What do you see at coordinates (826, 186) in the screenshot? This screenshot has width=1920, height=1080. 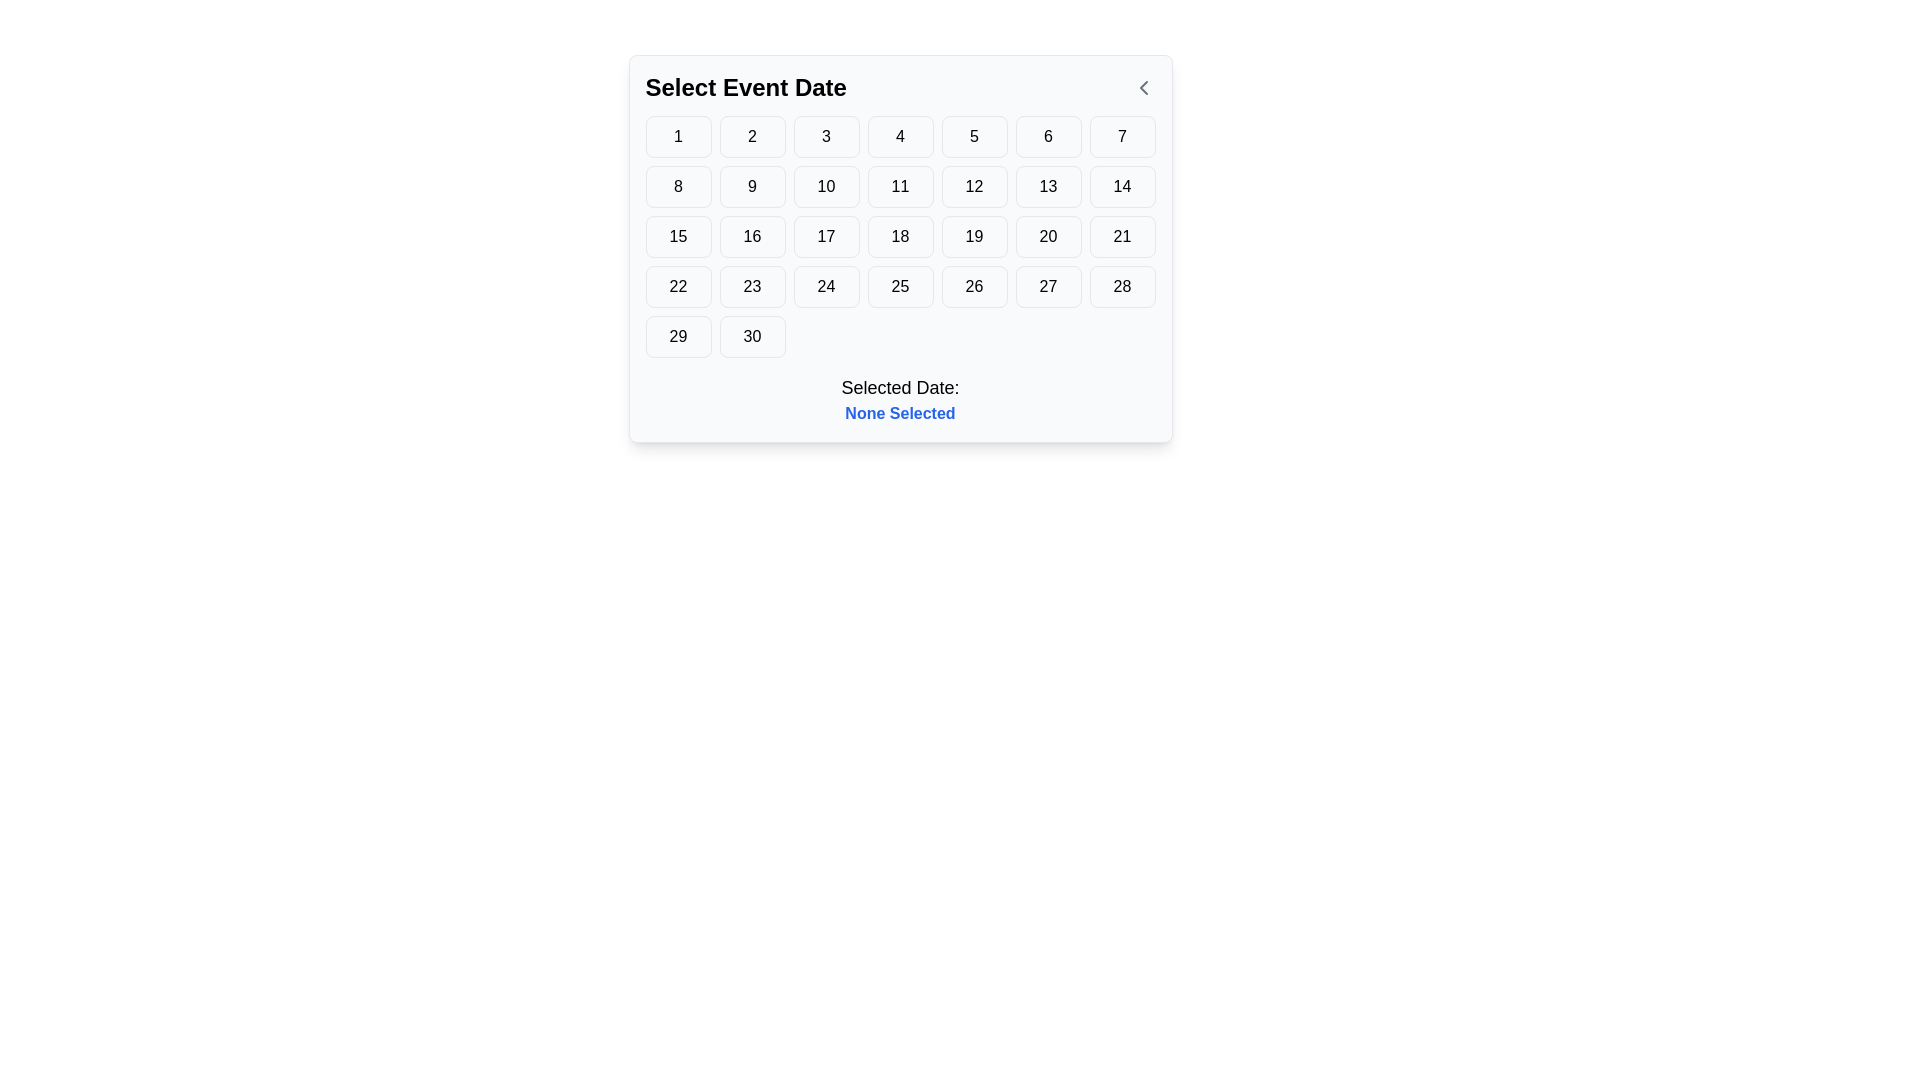 I see `the button displaying the number '10' which is located in the second row and third column of the grid layout` at bounding box center [826, 186].